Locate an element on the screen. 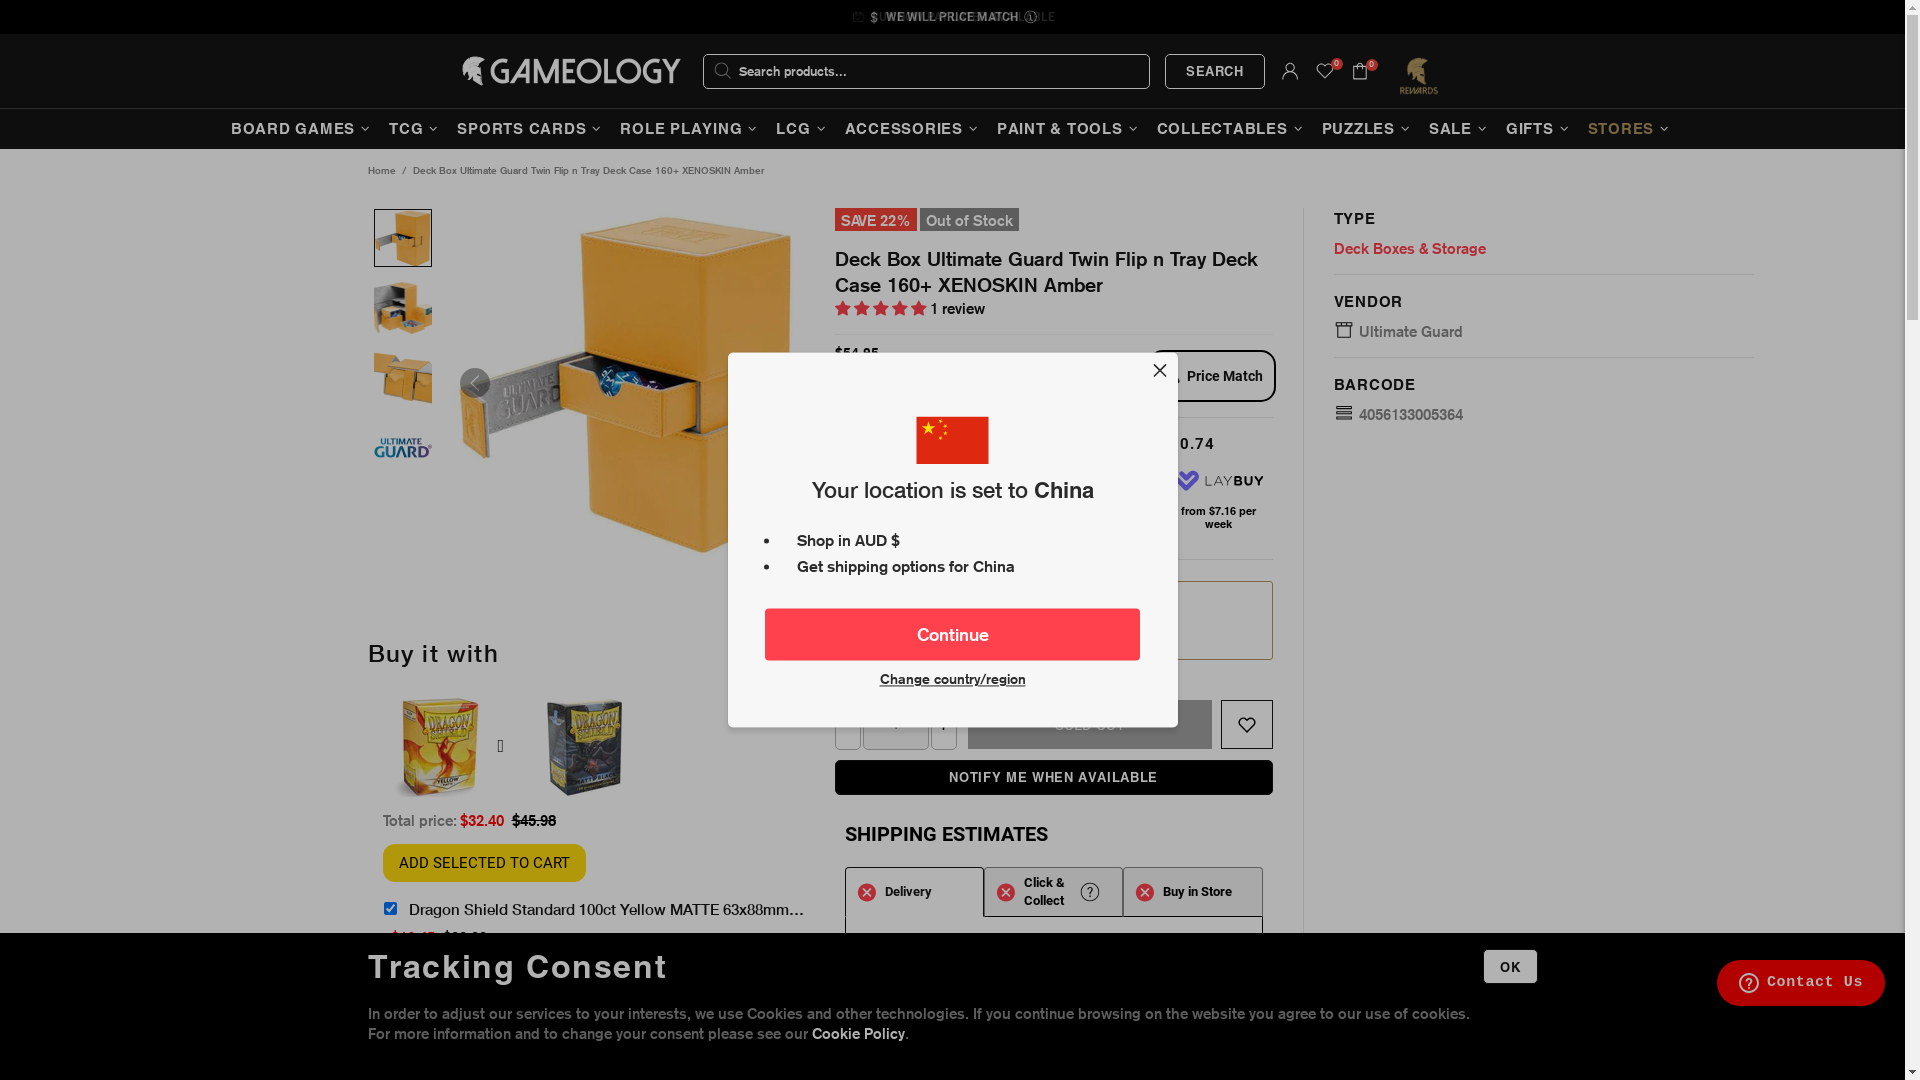 The height and width of the screenshot is (1080, 1920). 'BOARD GAMES' is located at coordinates (301, 128).